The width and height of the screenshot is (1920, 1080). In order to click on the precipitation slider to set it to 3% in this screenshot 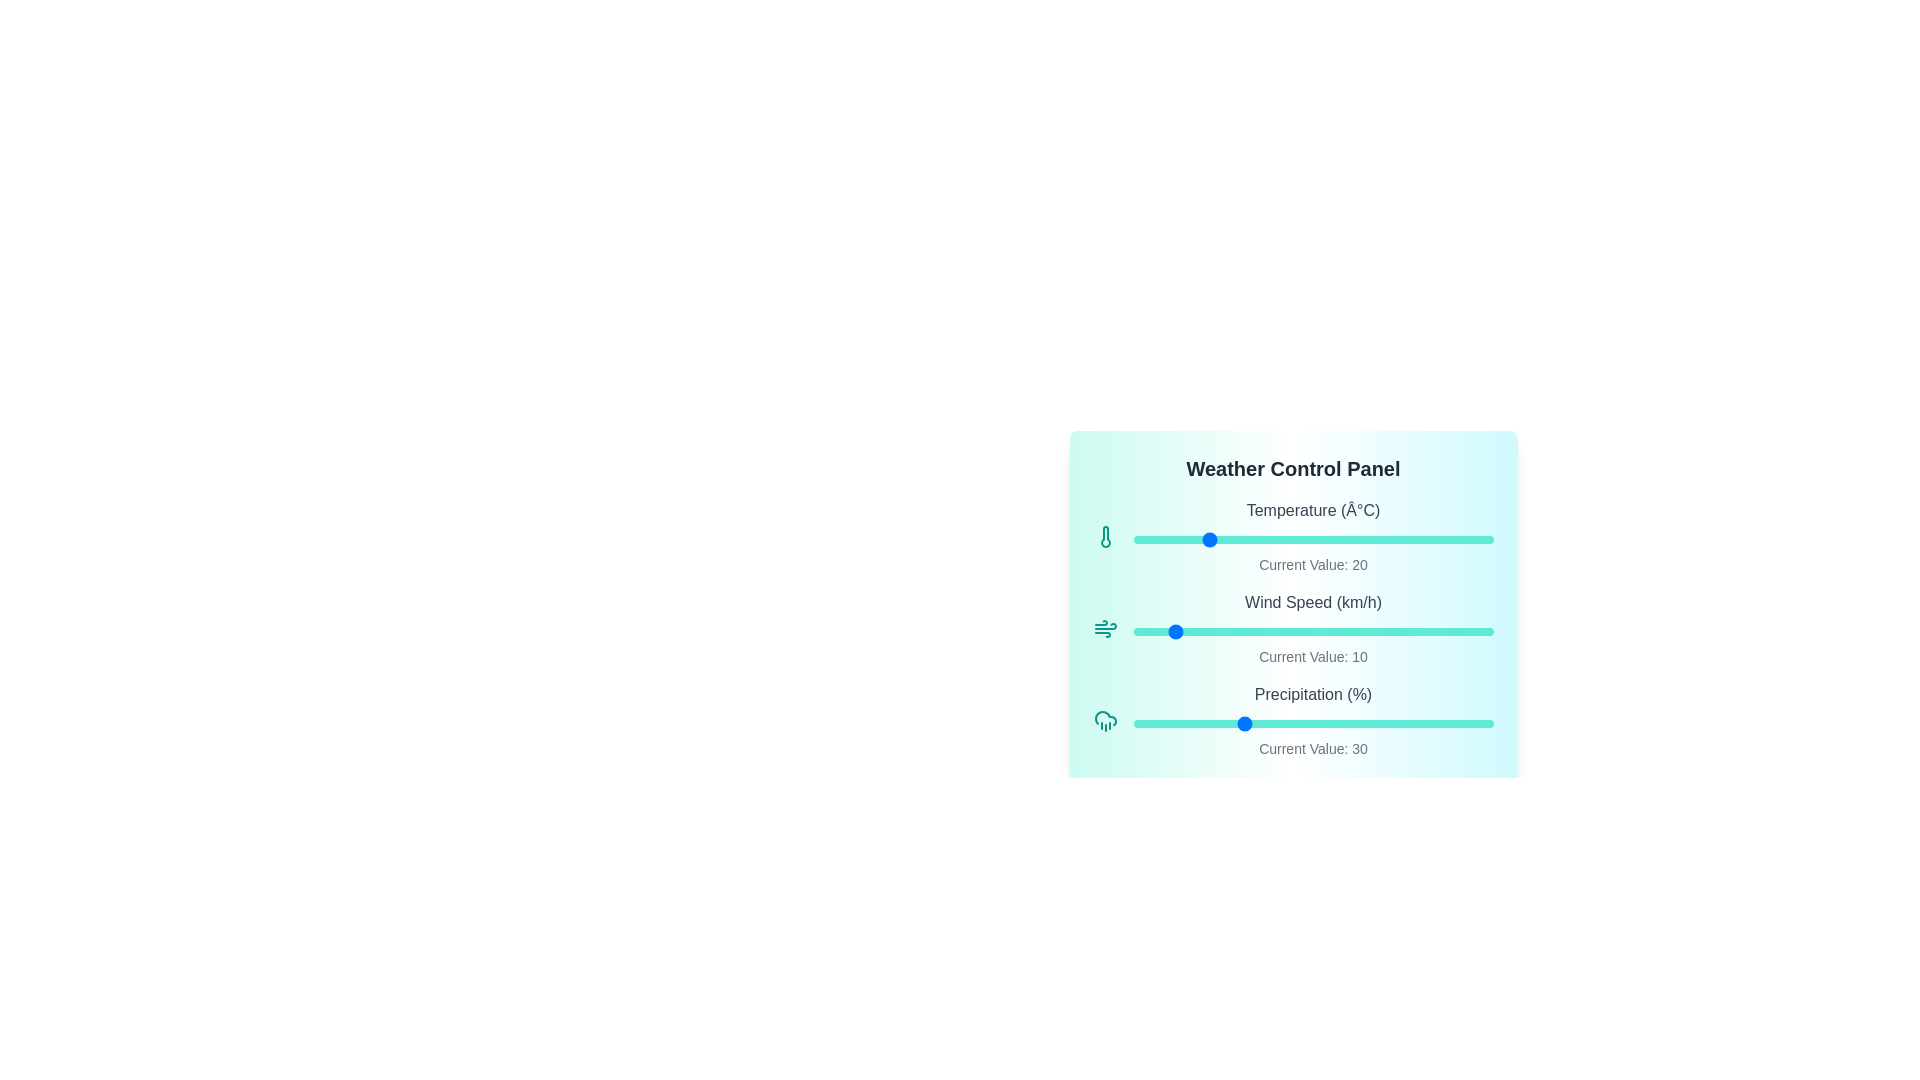, I will do `click(1144, 724)`.